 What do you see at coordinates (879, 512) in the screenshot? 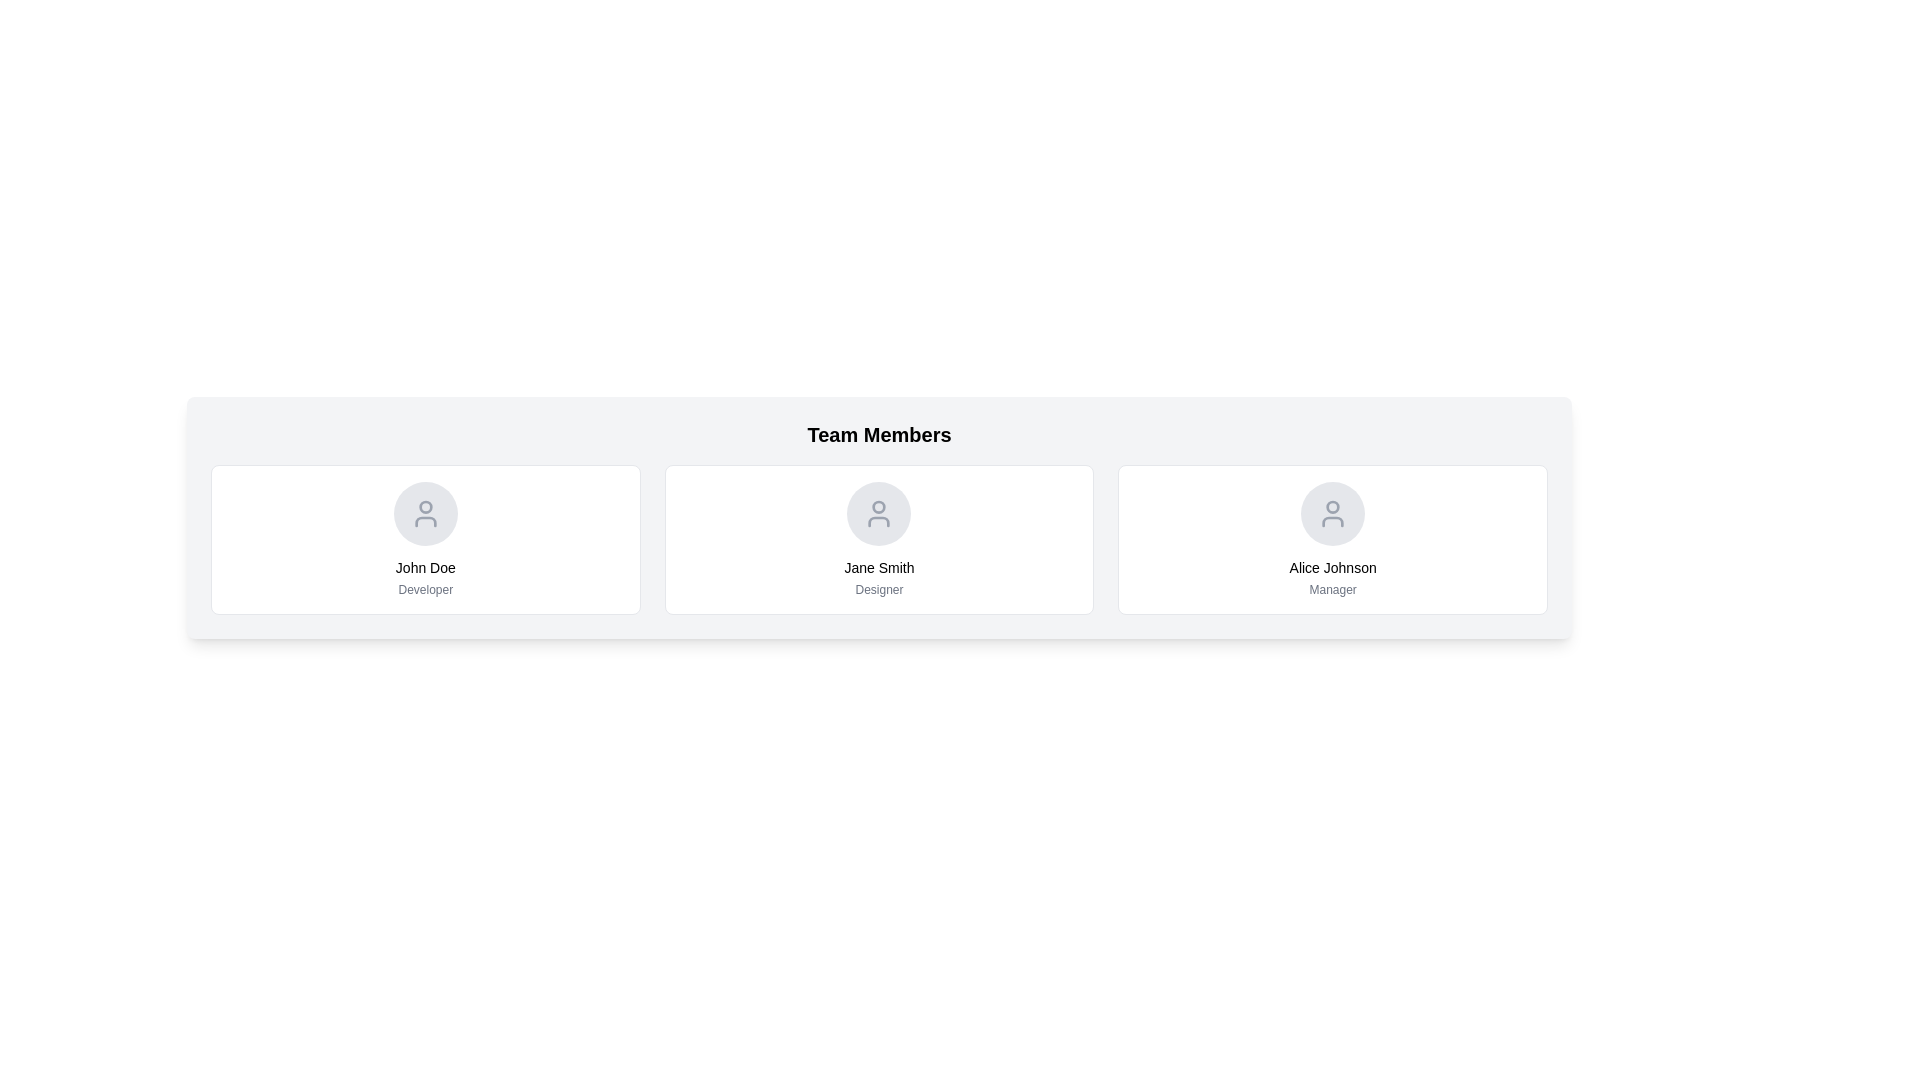
I see `the user profile icon located at the top center of the second card, which identifies 'Jane Smith' the Designer` at bounding box center [879, 512].